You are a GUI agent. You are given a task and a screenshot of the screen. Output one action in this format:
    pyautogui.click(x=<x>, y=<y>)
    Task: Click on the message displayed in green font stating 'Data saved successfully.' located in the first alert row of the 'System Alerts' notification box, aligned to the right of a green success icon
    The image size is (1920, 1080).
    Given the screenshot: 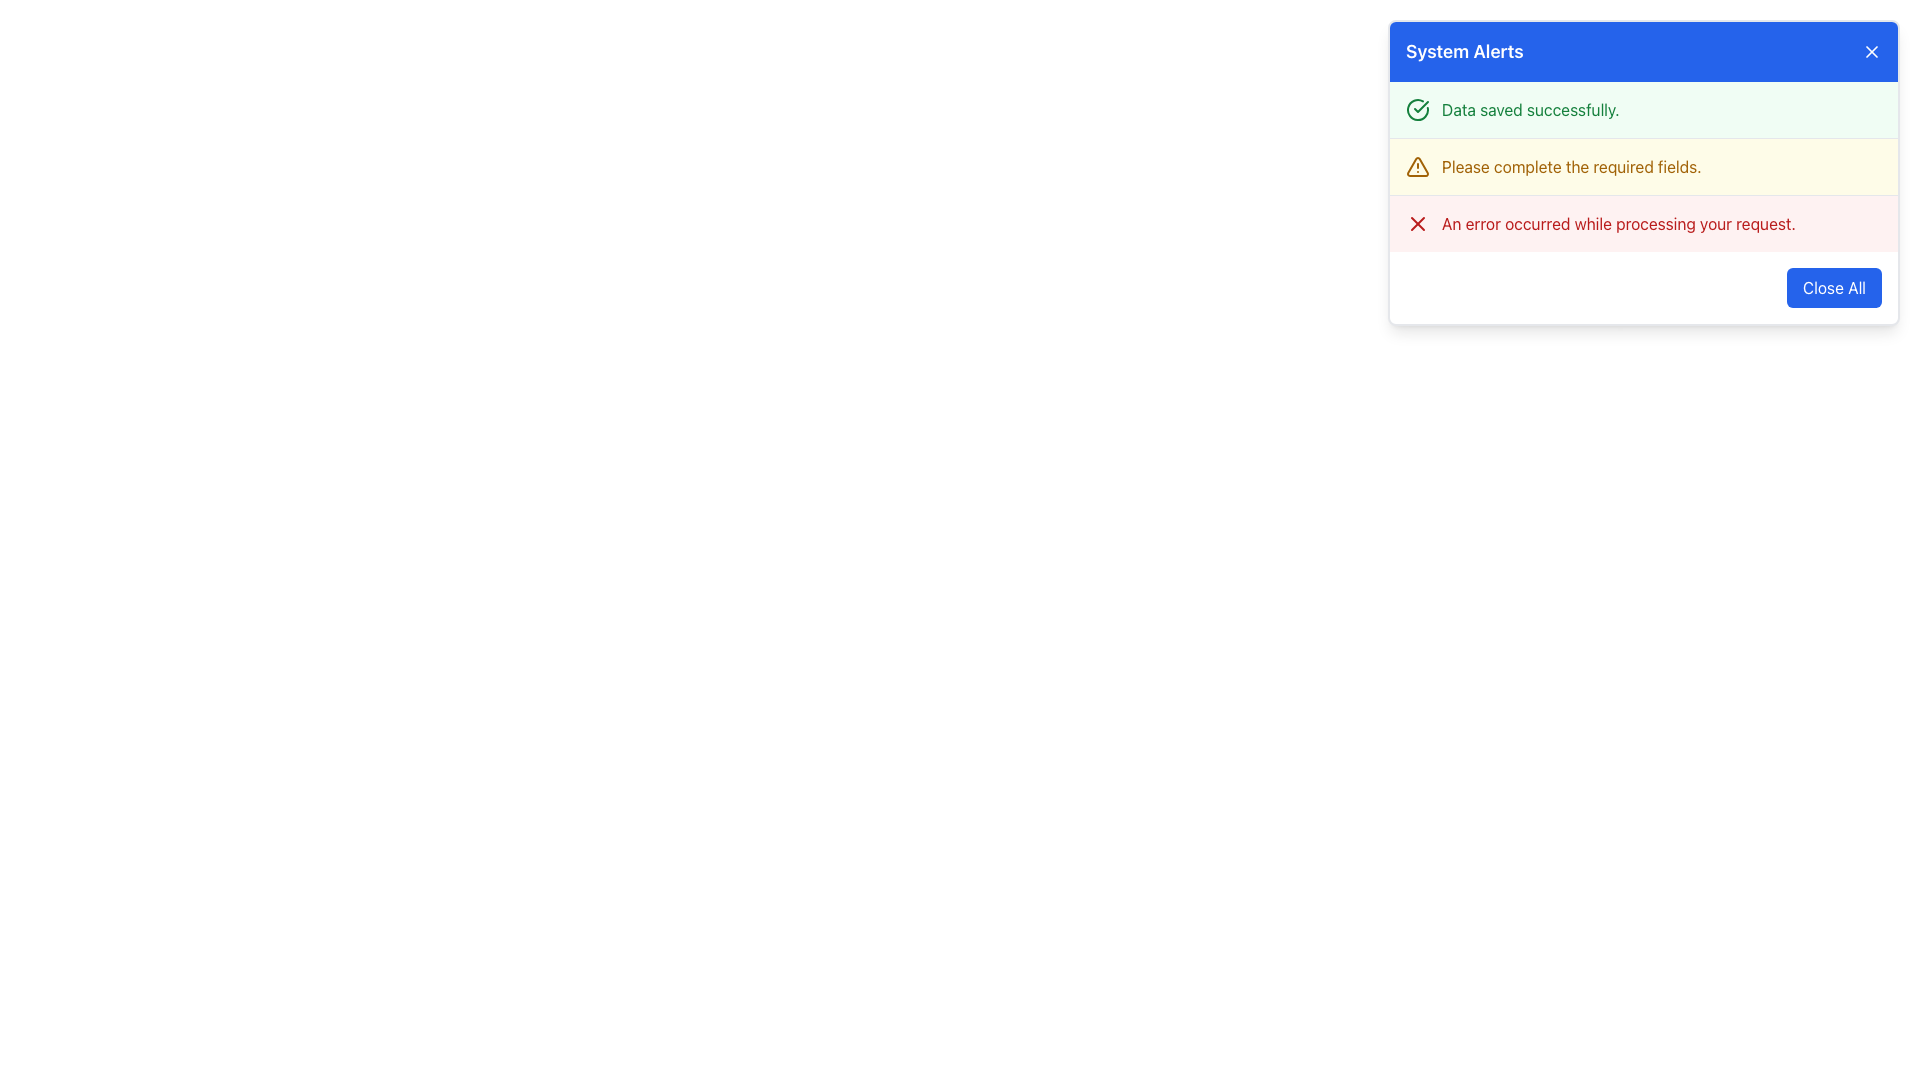 What is the action you would take?
    pyautogui.click(x=1529, y=110)
    